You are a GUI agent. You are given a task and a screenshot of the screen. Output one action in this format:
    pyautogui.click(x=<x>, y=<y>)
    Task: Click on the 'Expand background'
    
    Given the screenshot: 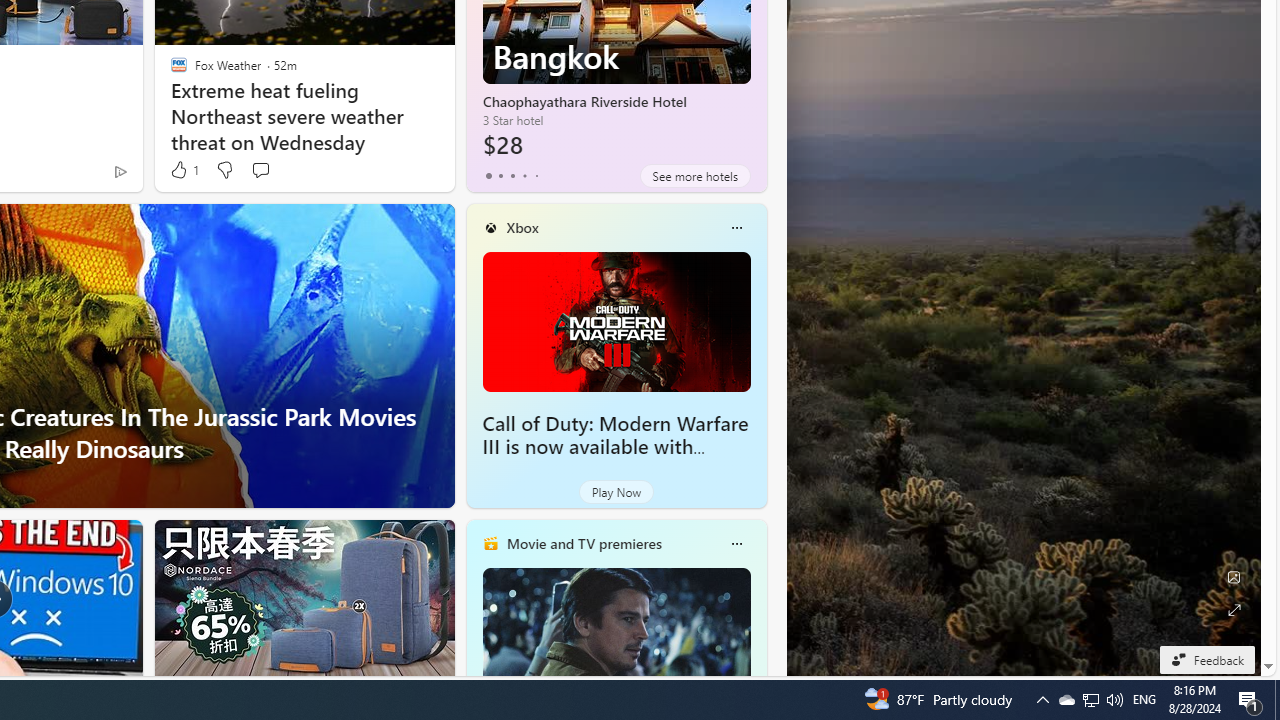 What is the action you would take?
    pyautogui.click(x=1232, y=609)
    